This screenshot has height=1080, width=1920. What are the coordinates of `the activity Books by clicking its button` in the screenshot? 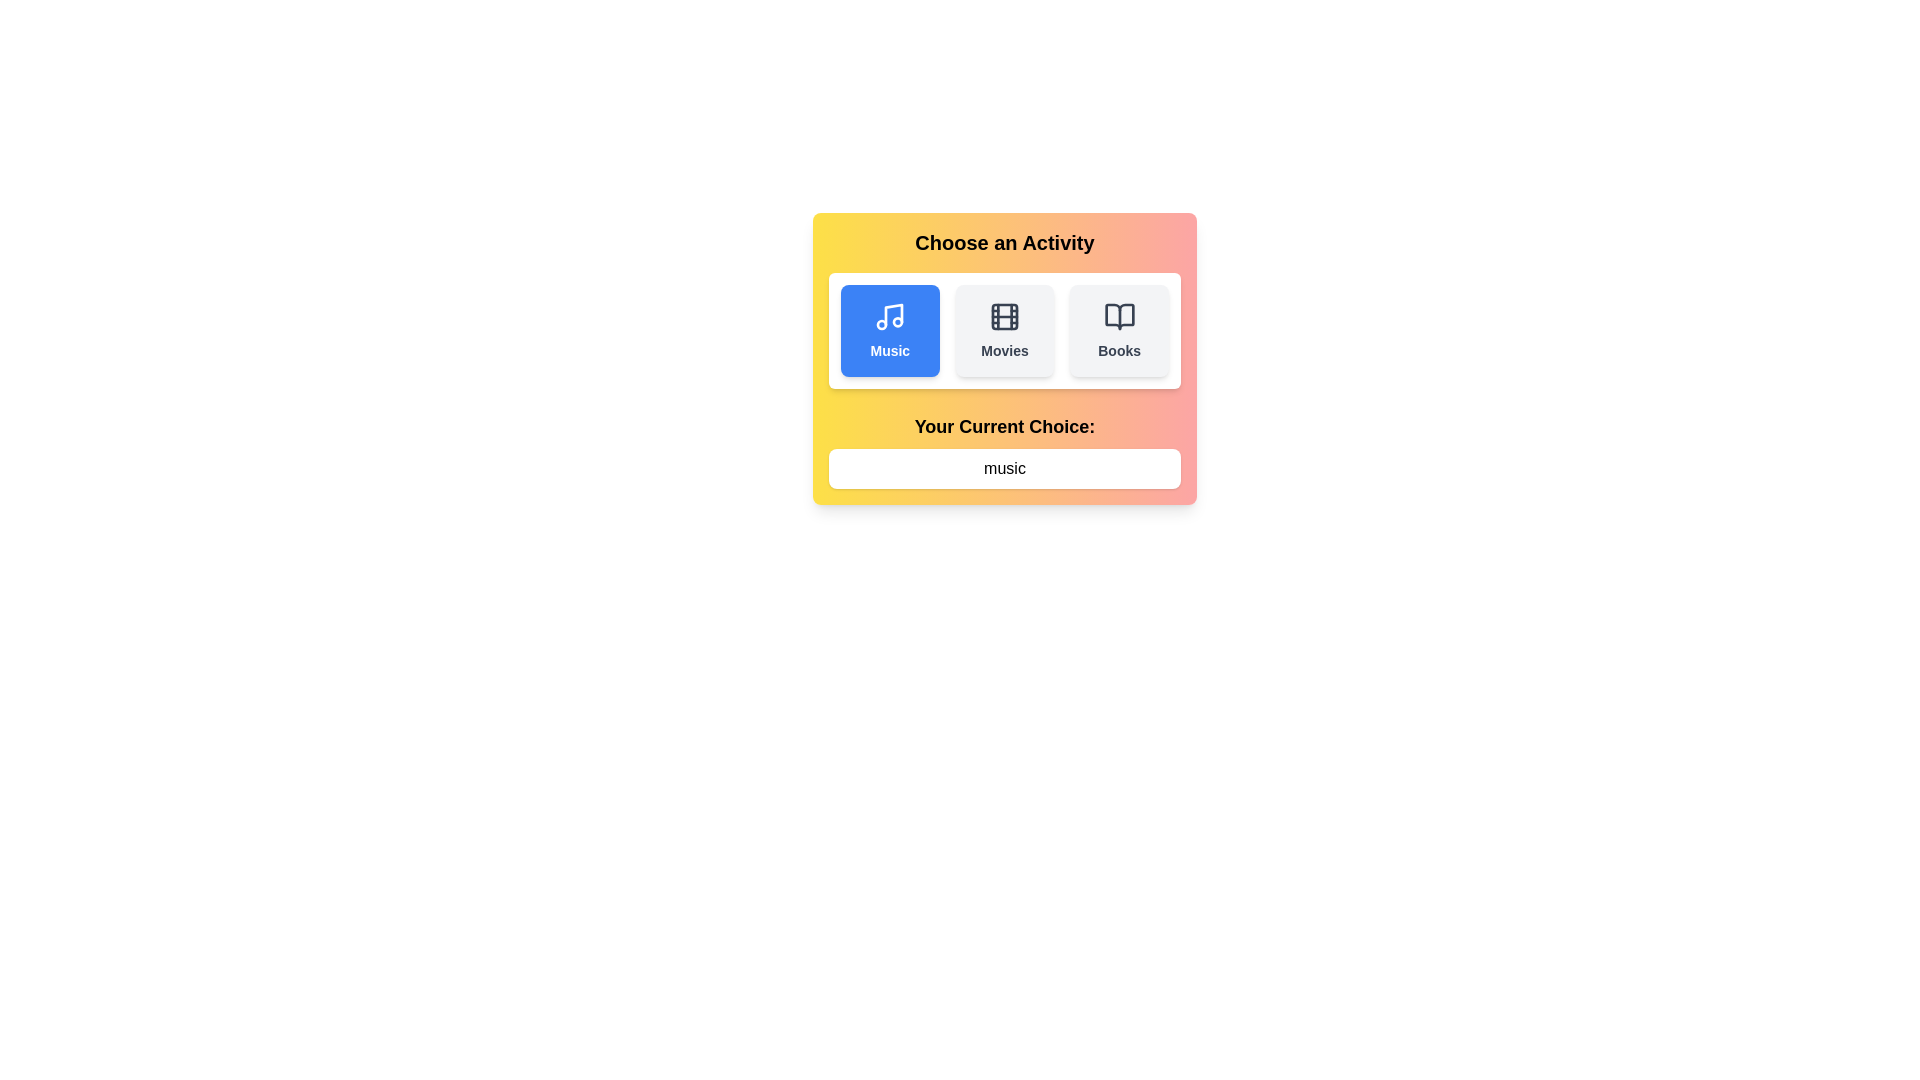 It's located at (1117, 330).